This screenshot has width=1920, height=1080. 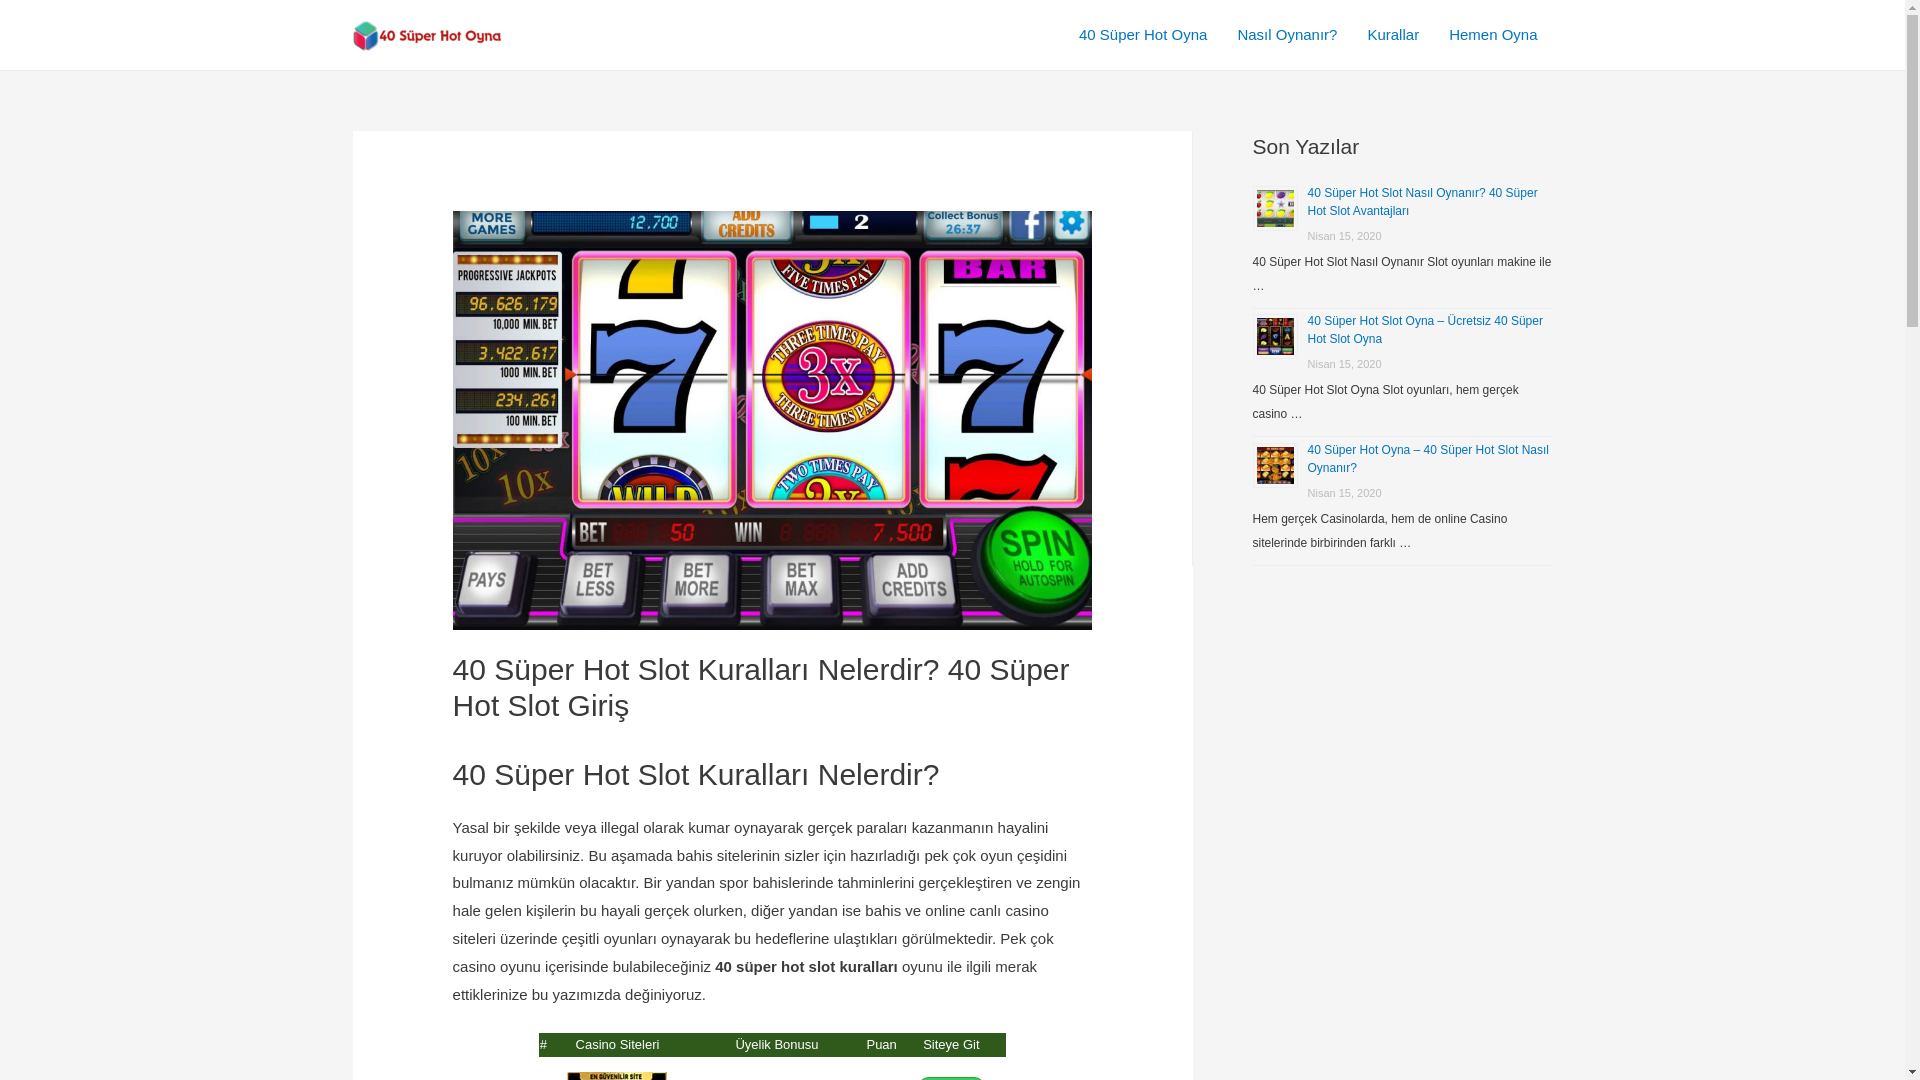 I want to click on 'Hemen Oyna', so click(x=1492, y=34).